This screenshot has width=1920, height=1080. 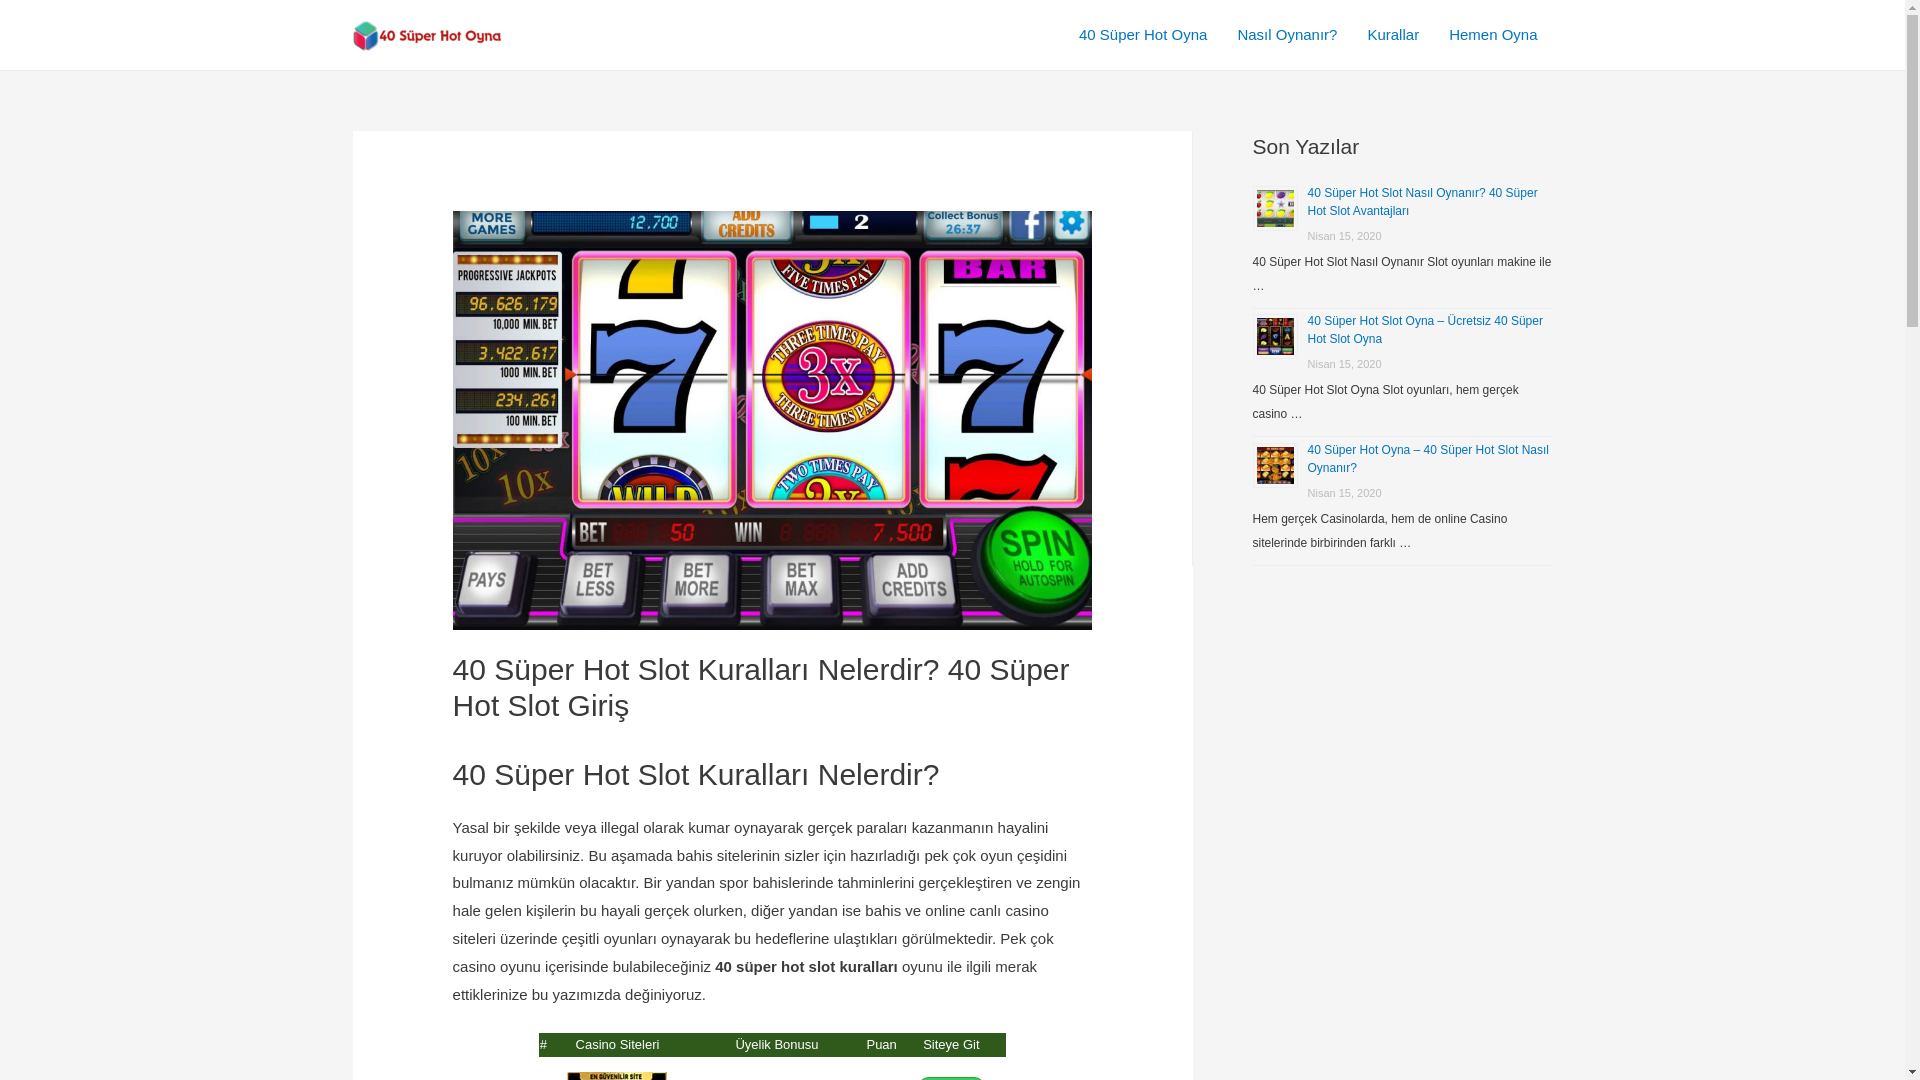 I want to click on 'Hemen Oyna', so click(x=1492, y=34).